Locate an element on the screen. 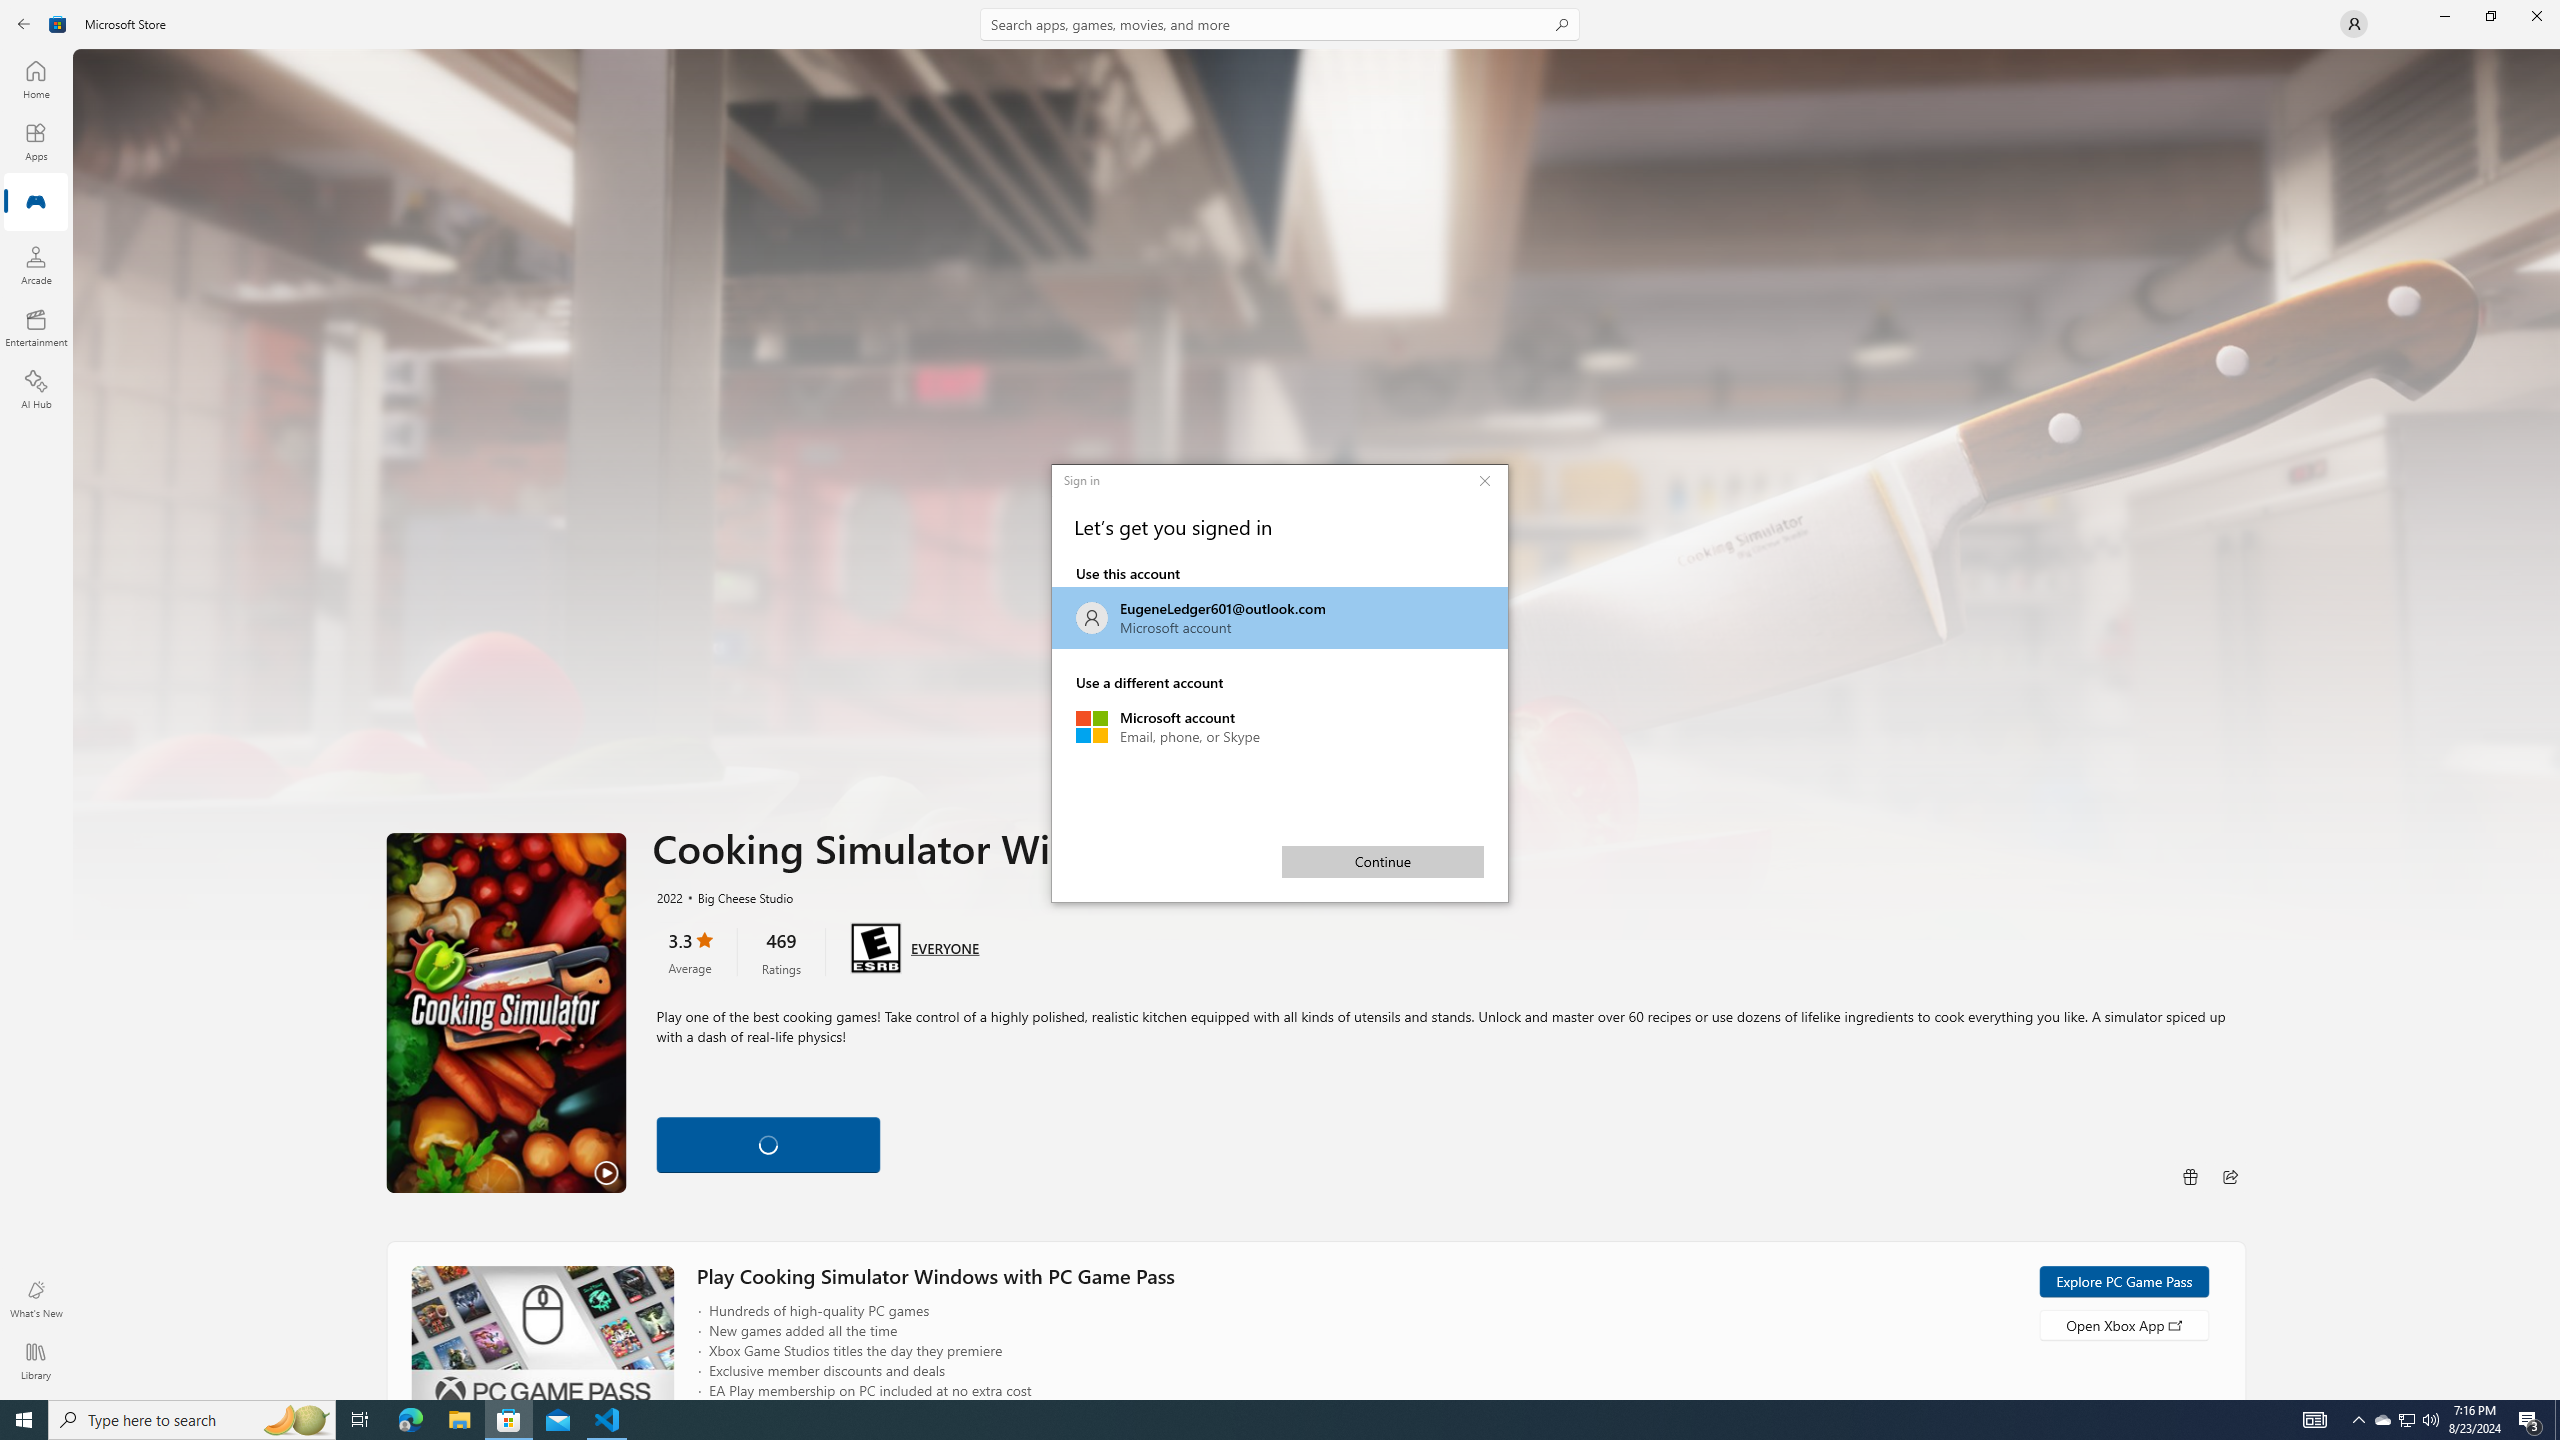 Image resolution: width=2560 pixels, height=1440 pixels. 'Age rating: EVERYONE. Click for more information.' is located at coordinates (943, 946).